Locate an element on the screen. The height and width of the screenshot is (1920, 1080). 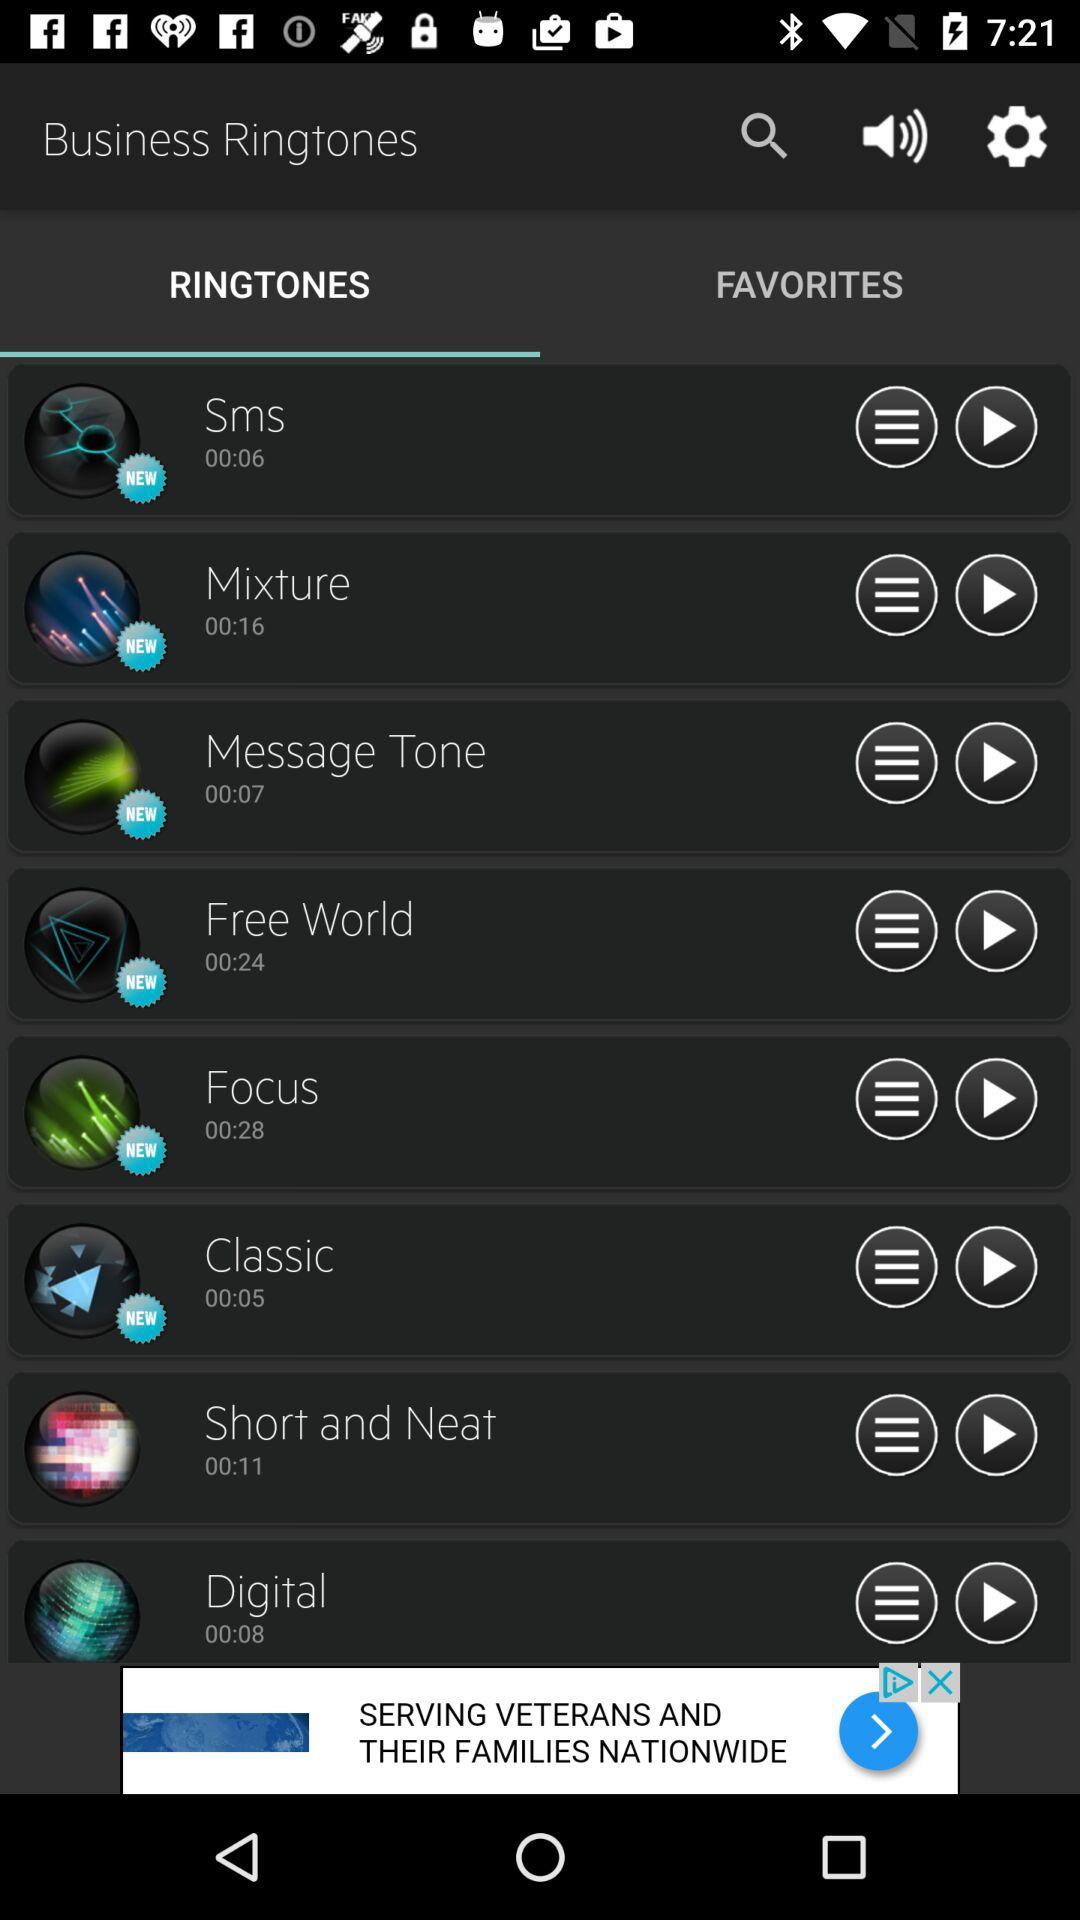
play is located at coordinates (995, 427).